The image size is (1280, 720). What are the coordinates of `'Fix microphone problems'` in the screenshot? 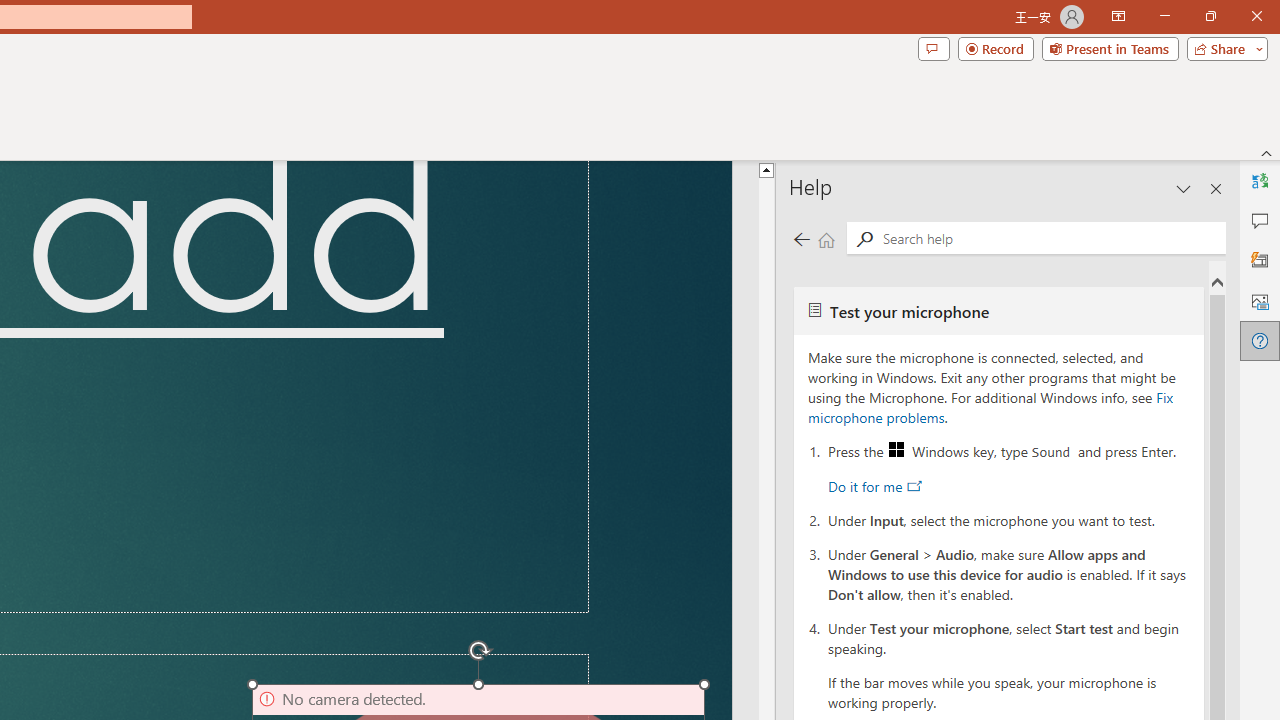 It's located at (990, 406).